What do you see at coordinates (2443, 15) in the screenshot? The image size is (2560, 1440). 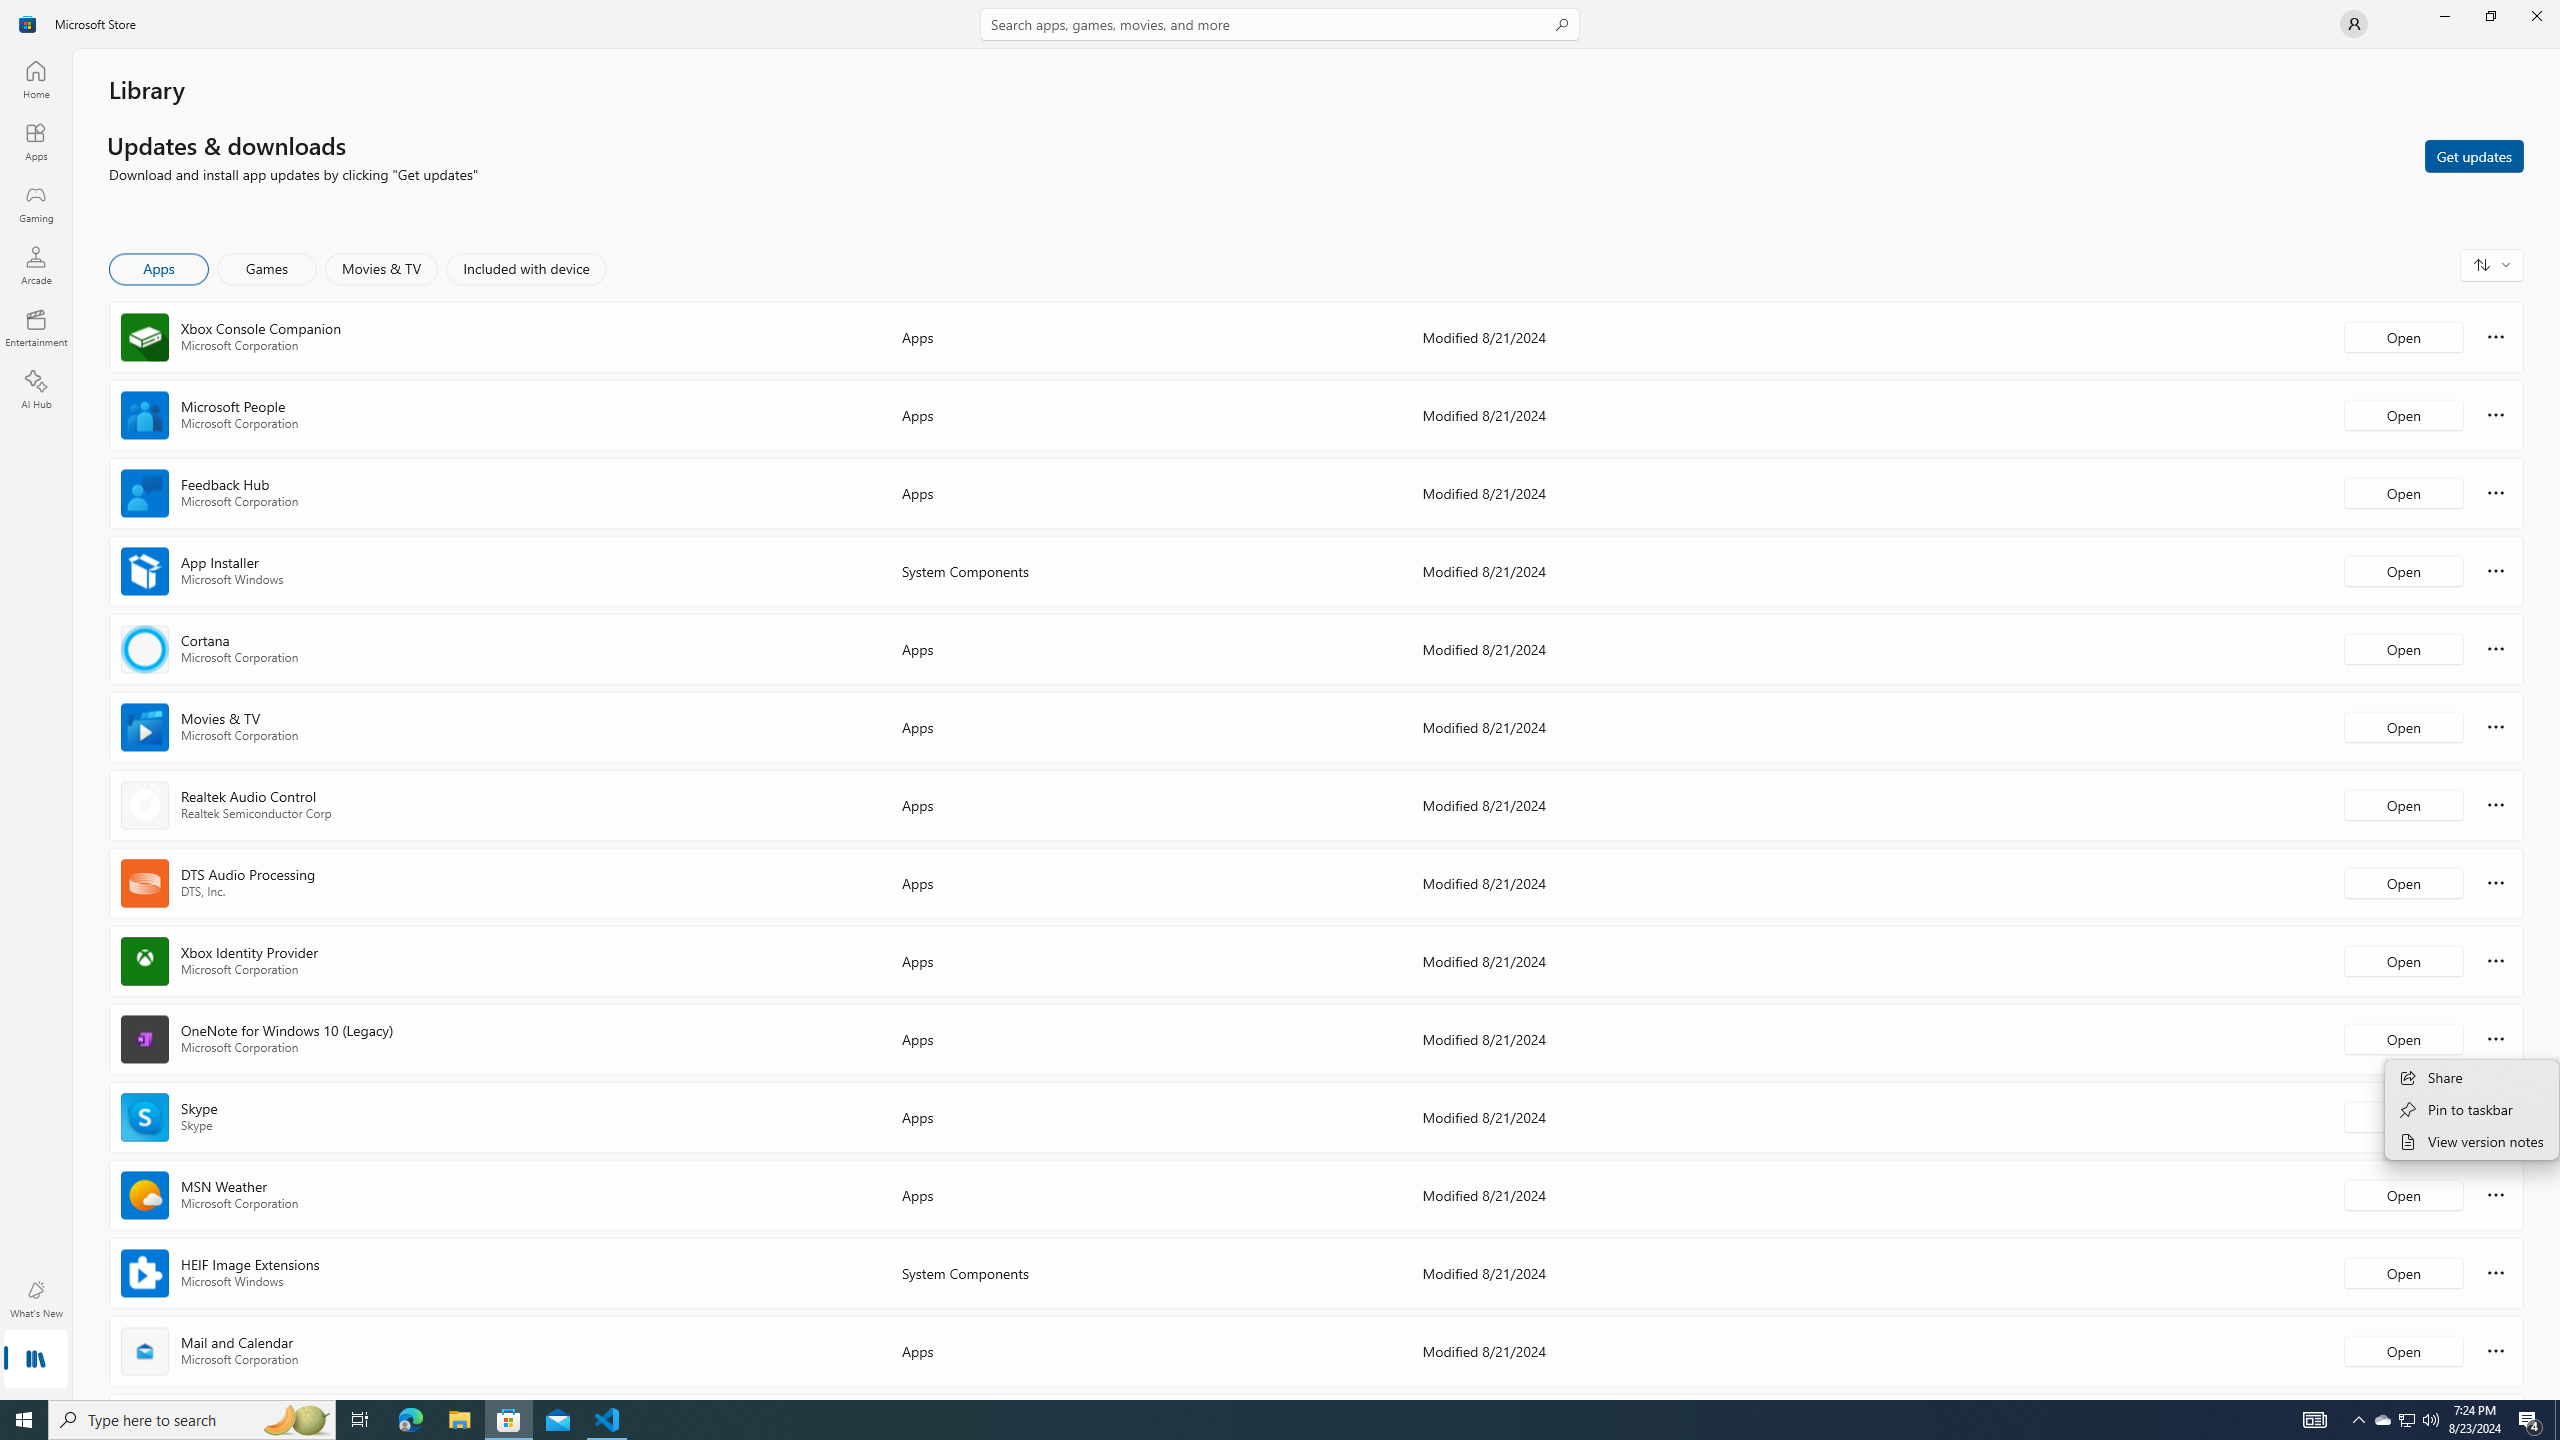 I see `'Minimize Microsoft Store'` at bounding box center [2443, 15].